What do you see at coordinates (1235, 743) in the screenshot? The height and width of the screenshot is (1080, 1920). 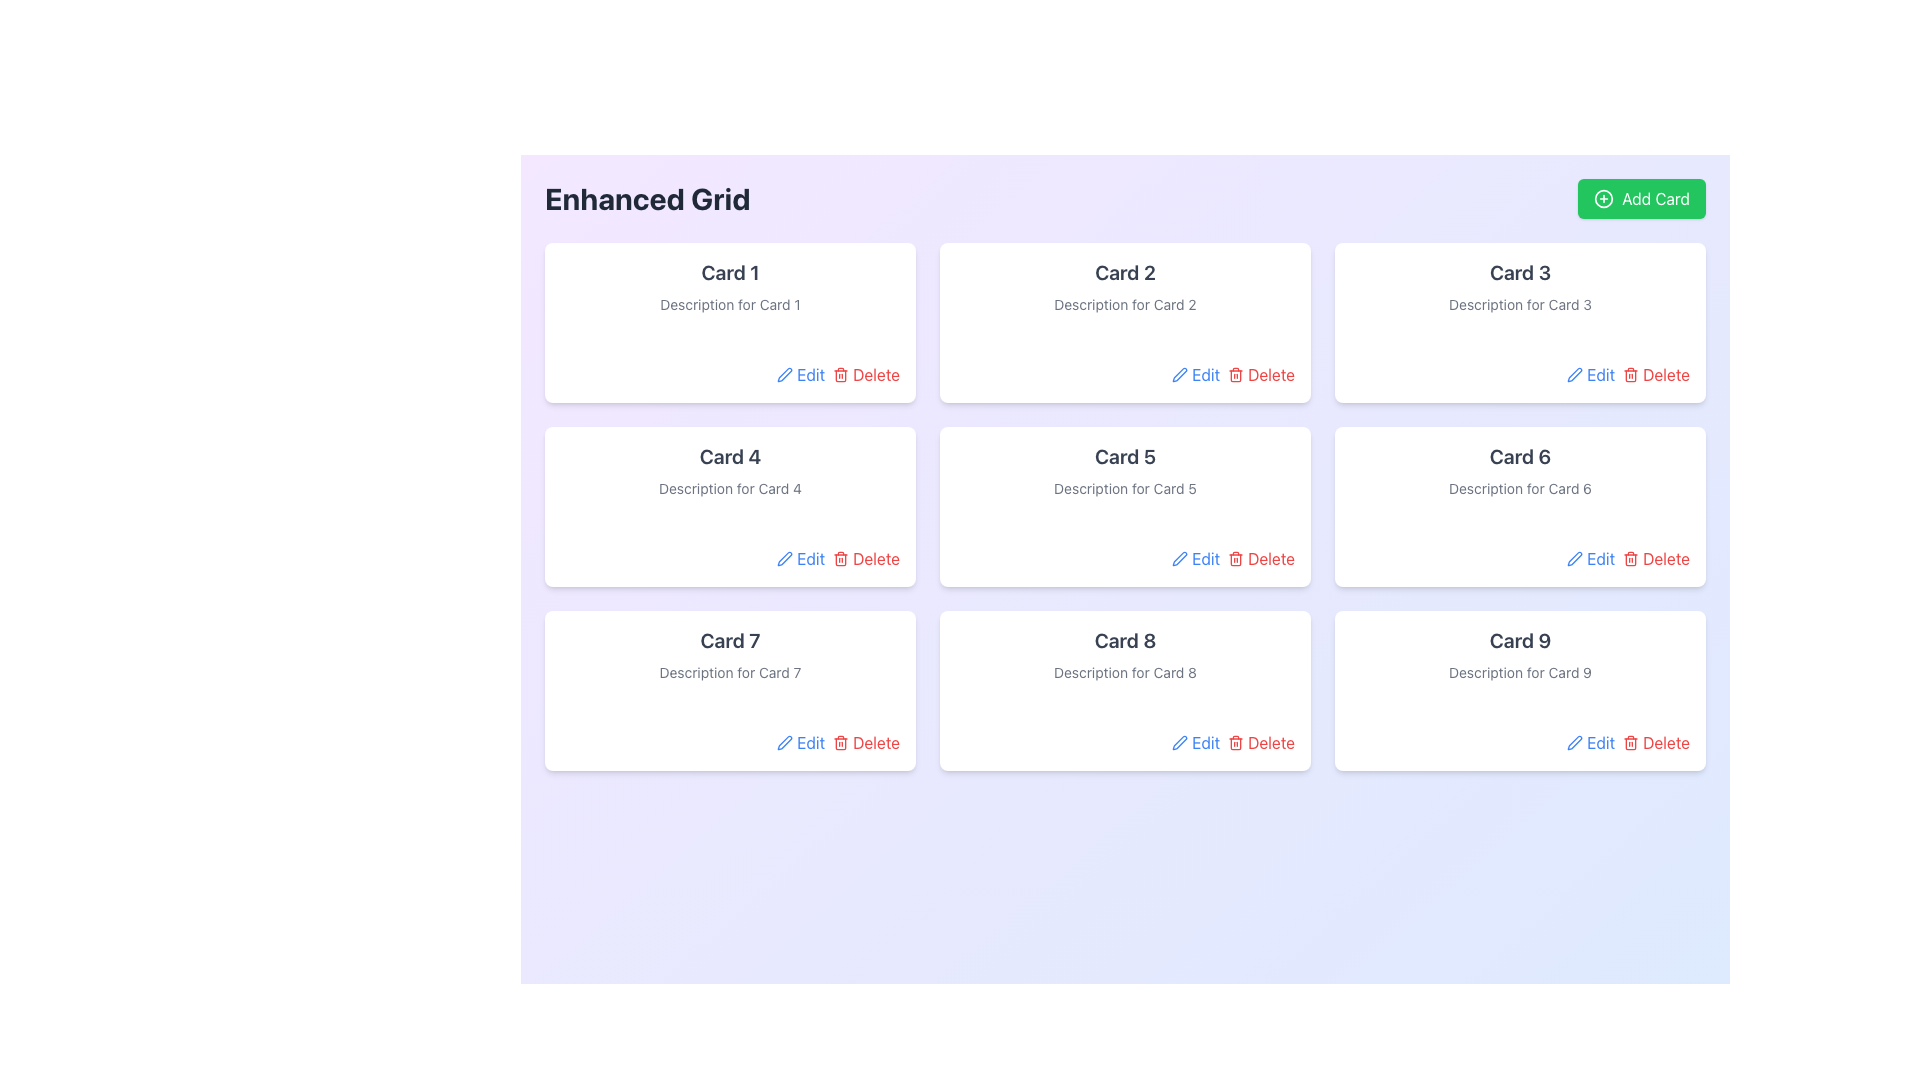 I see `the trash can icon button next to the 'Delete' text` at bounding box center [1235, 743].